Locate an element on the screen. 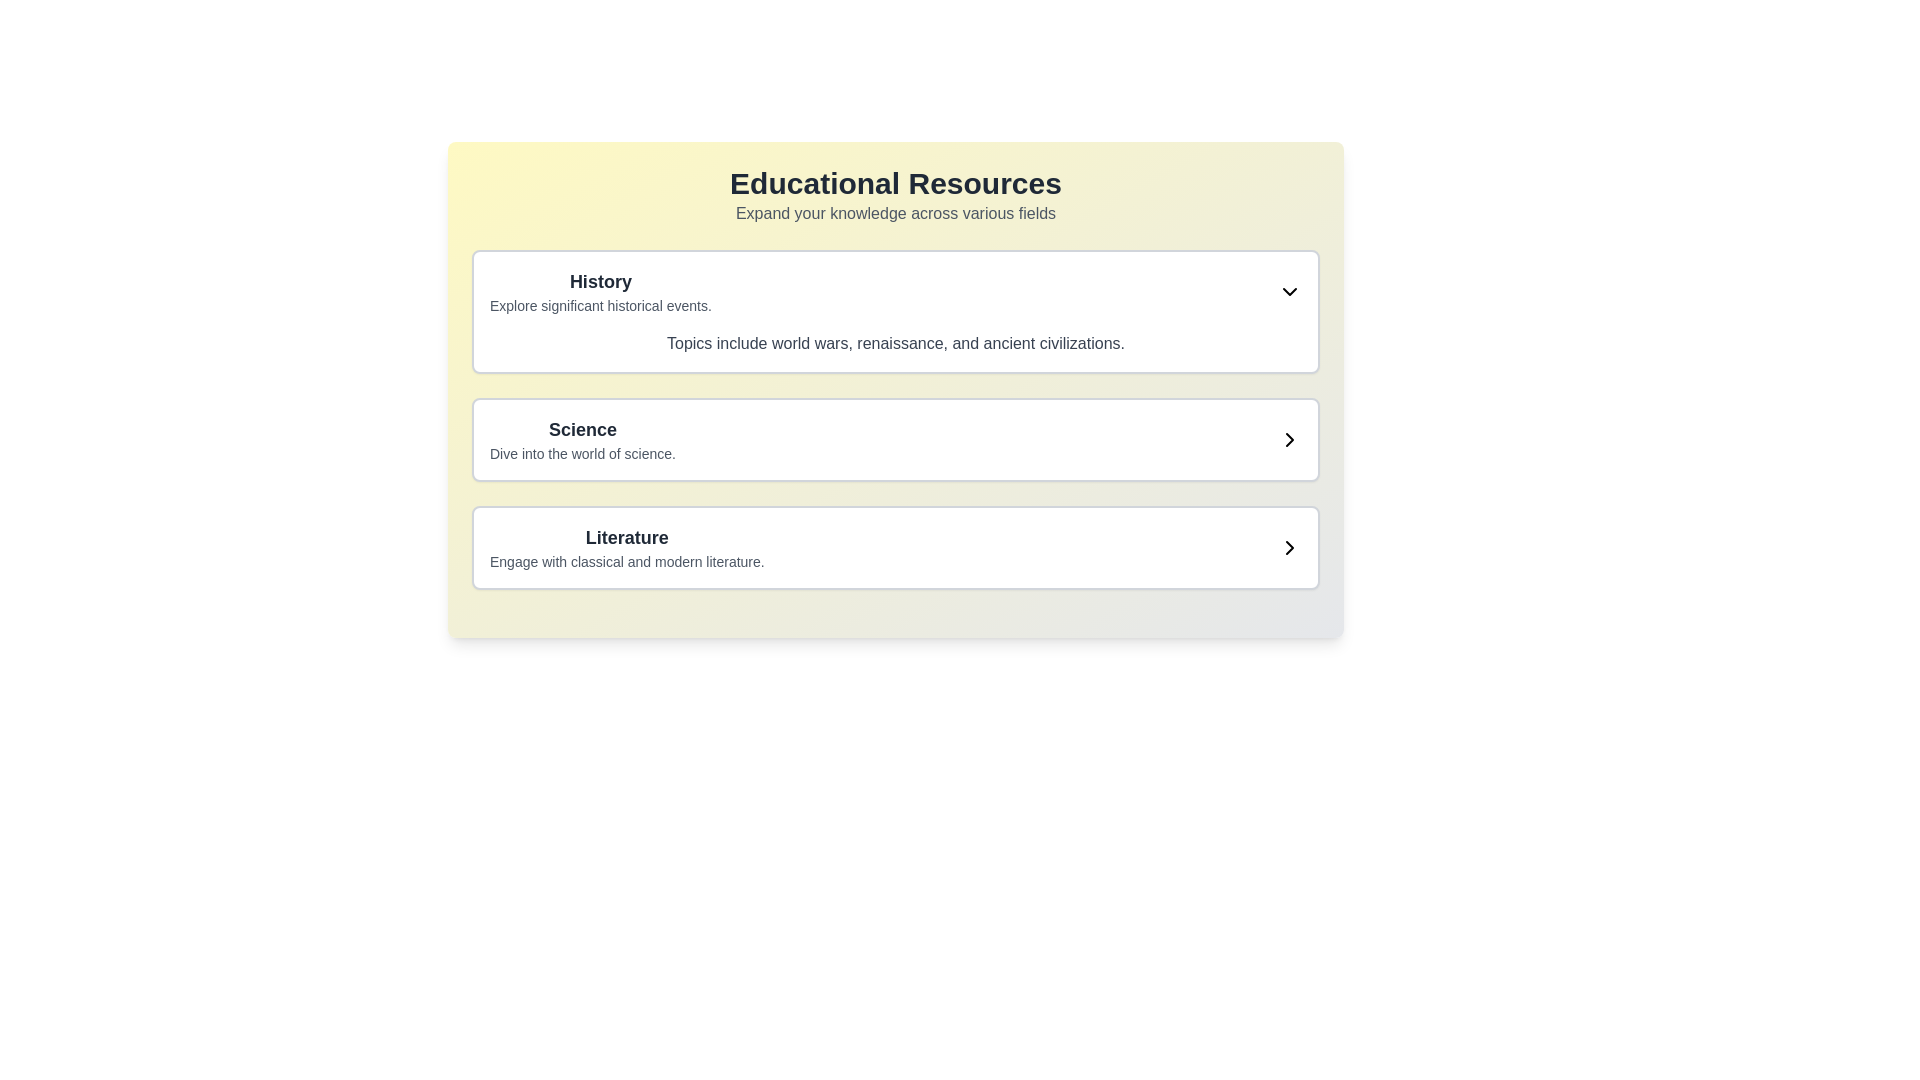 Image resolution: width=1920 pixels, height=1080 pixels. the static text element that provides a brief informative description about the 'History' topic, located below the main title 'History' is located at coordinates (599, 305).